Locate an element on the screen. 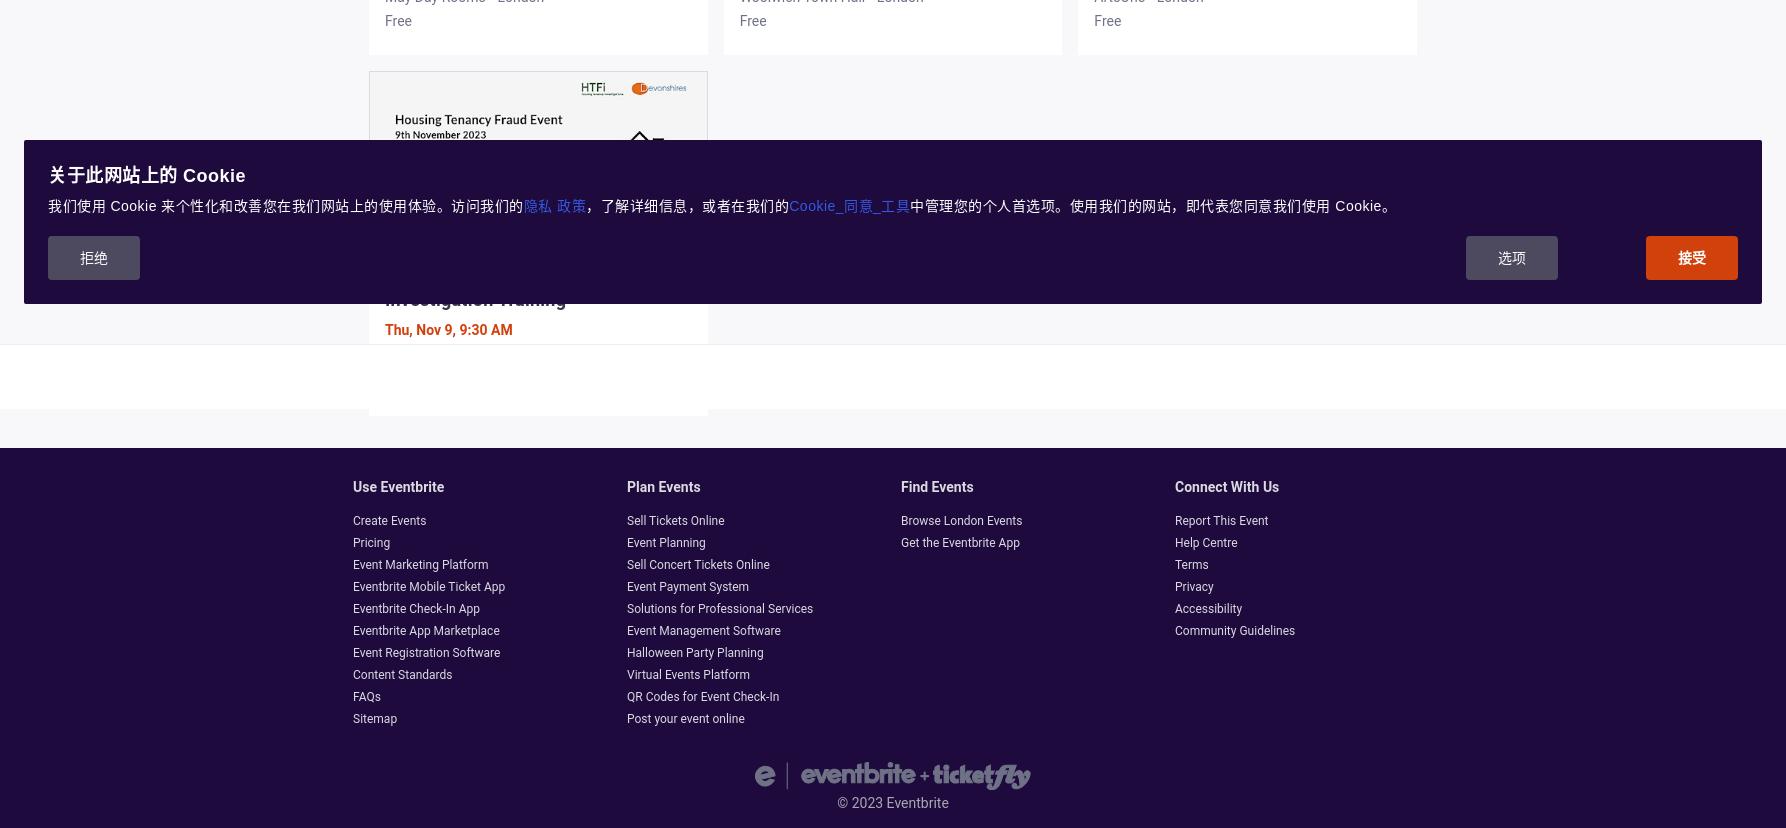  'Thu, Nov 9, 9:30 AM' is located at coordinates (385, 329).